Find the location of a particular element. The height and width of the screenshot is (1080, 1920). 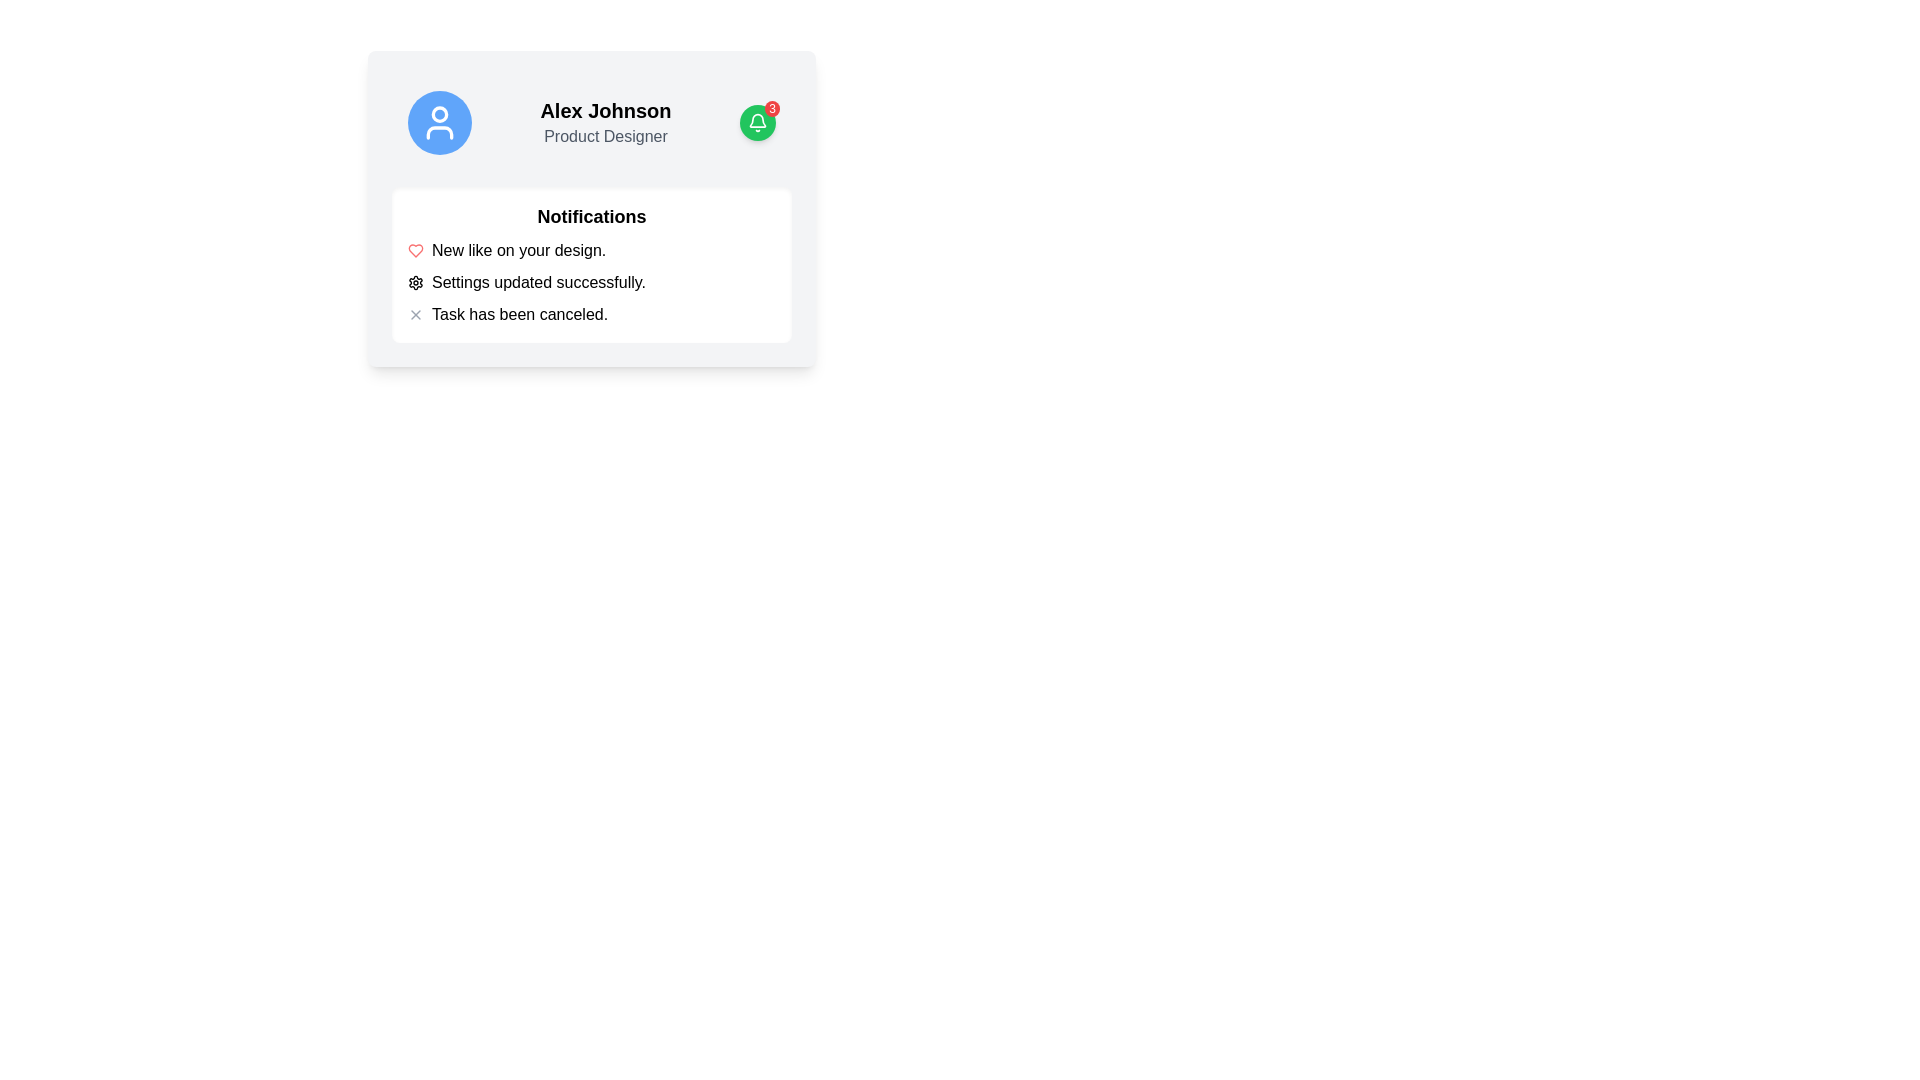

the circular graphical component located within the user icon, which represents the head portion of the icon is located at coordinates (439, 114).